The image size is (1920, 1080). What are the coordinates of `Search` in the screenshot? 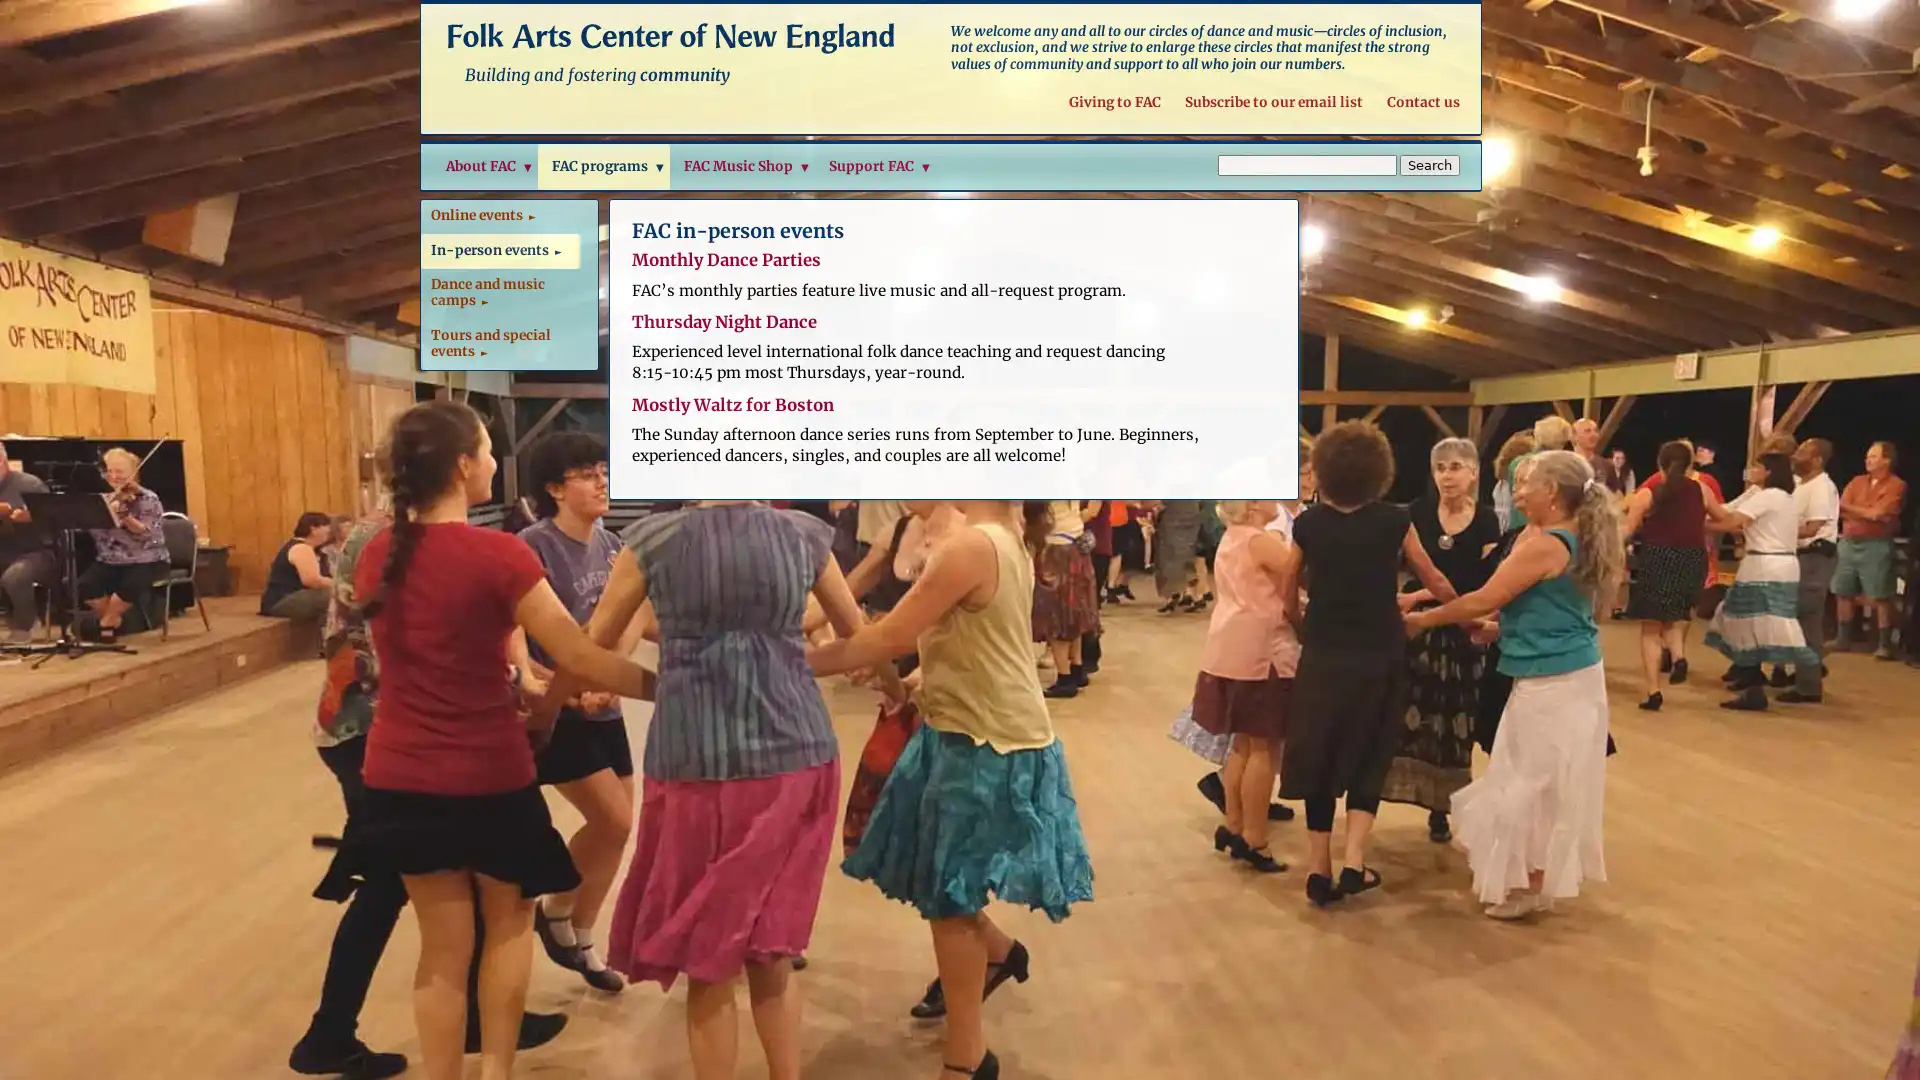 It's located at (1429, 163).